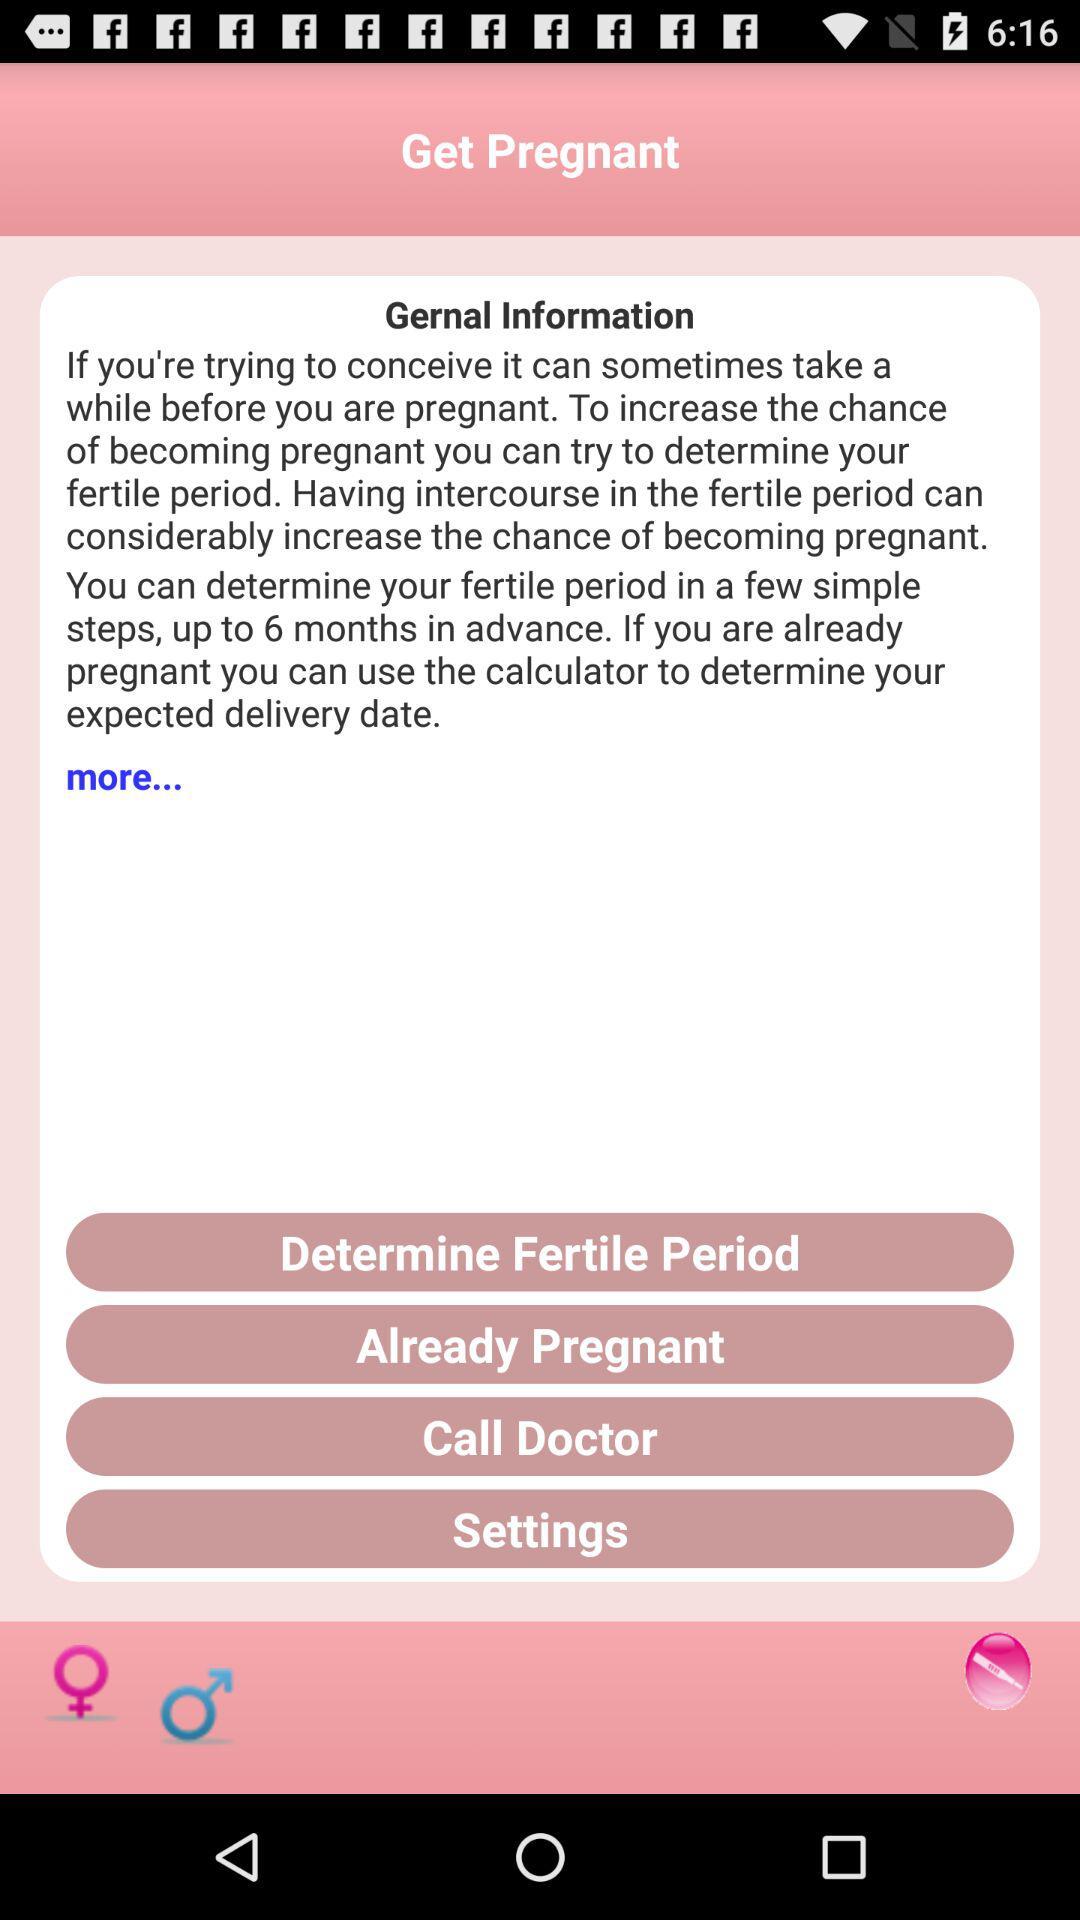 This screenshot has width=1080, height=1920. I want to click on the icon on the left, so click(124, 774).